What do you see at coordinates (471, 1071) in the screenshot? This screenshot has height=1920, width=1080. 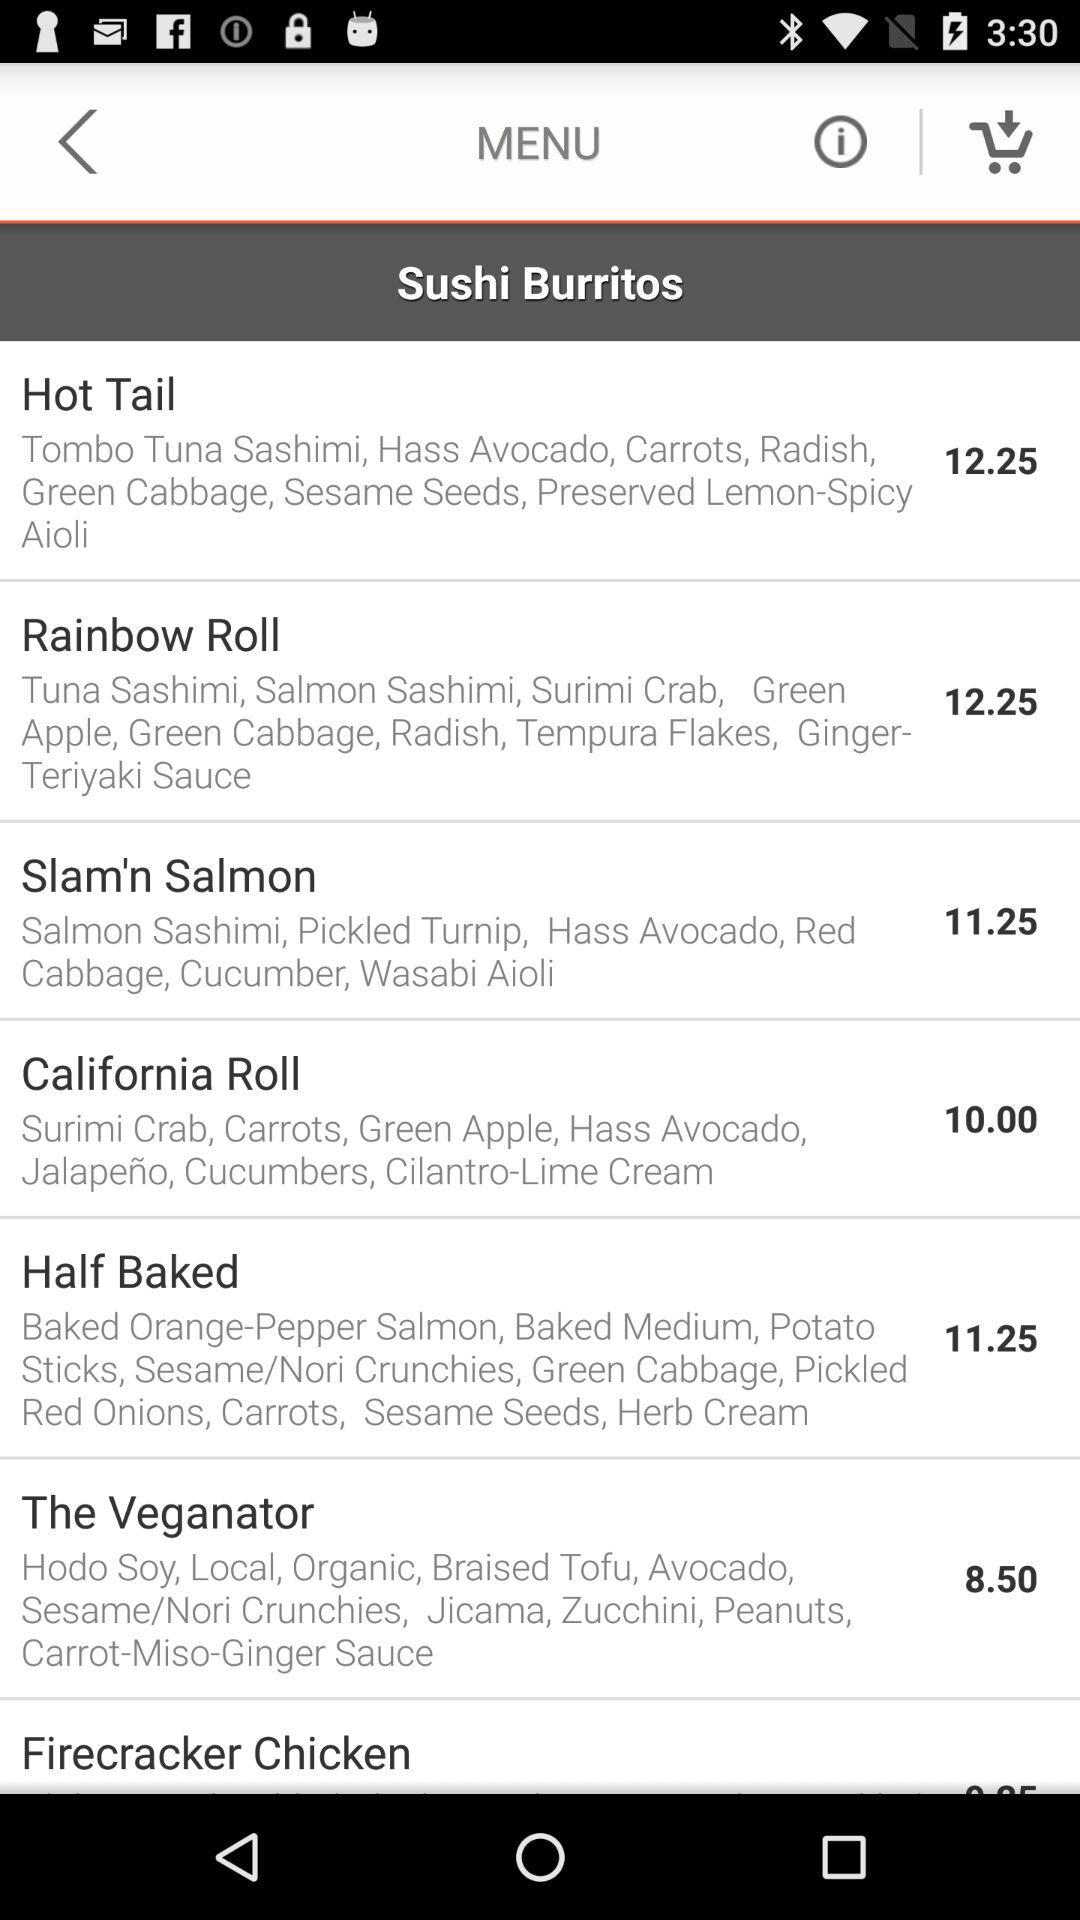 I see `california roll icon` at bounding box center [471, 1071].